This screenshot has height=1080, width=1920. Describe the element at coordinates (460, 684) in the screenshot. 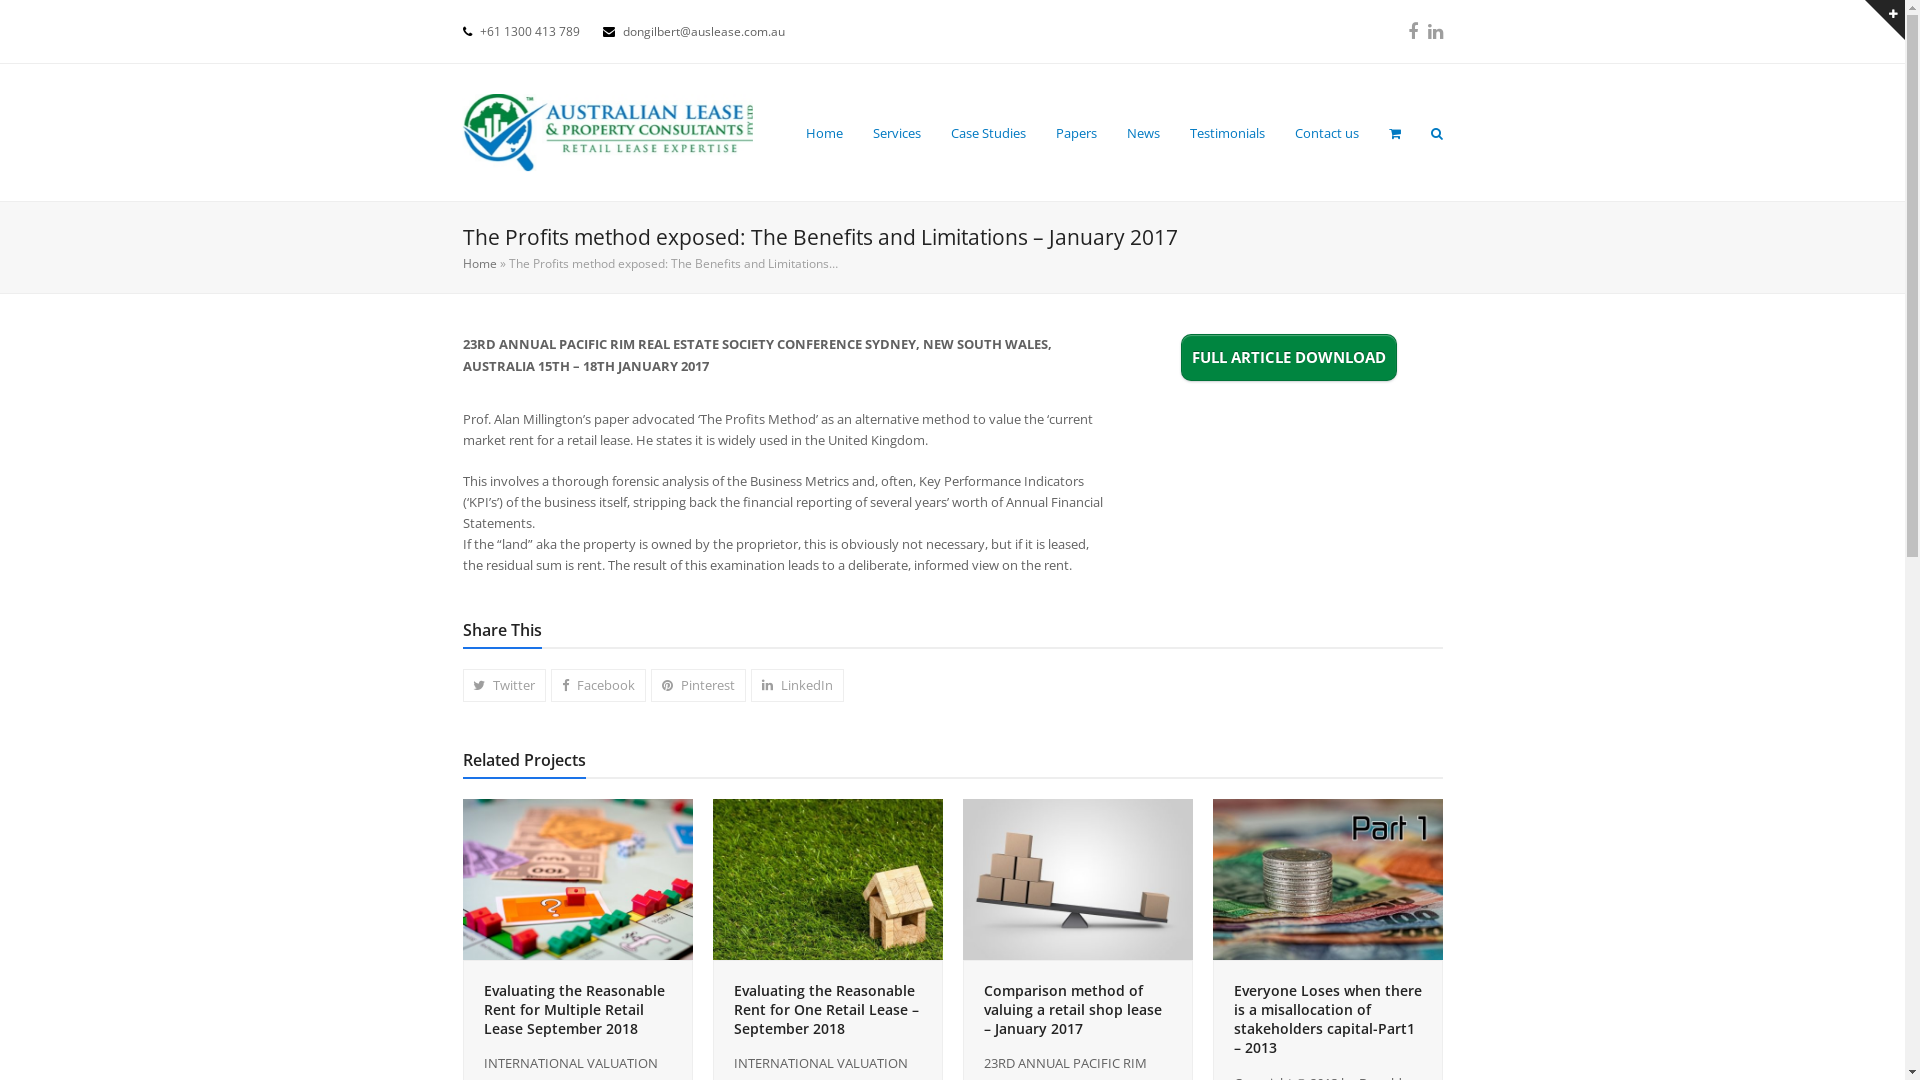

I see `'Twitter'` at that location.